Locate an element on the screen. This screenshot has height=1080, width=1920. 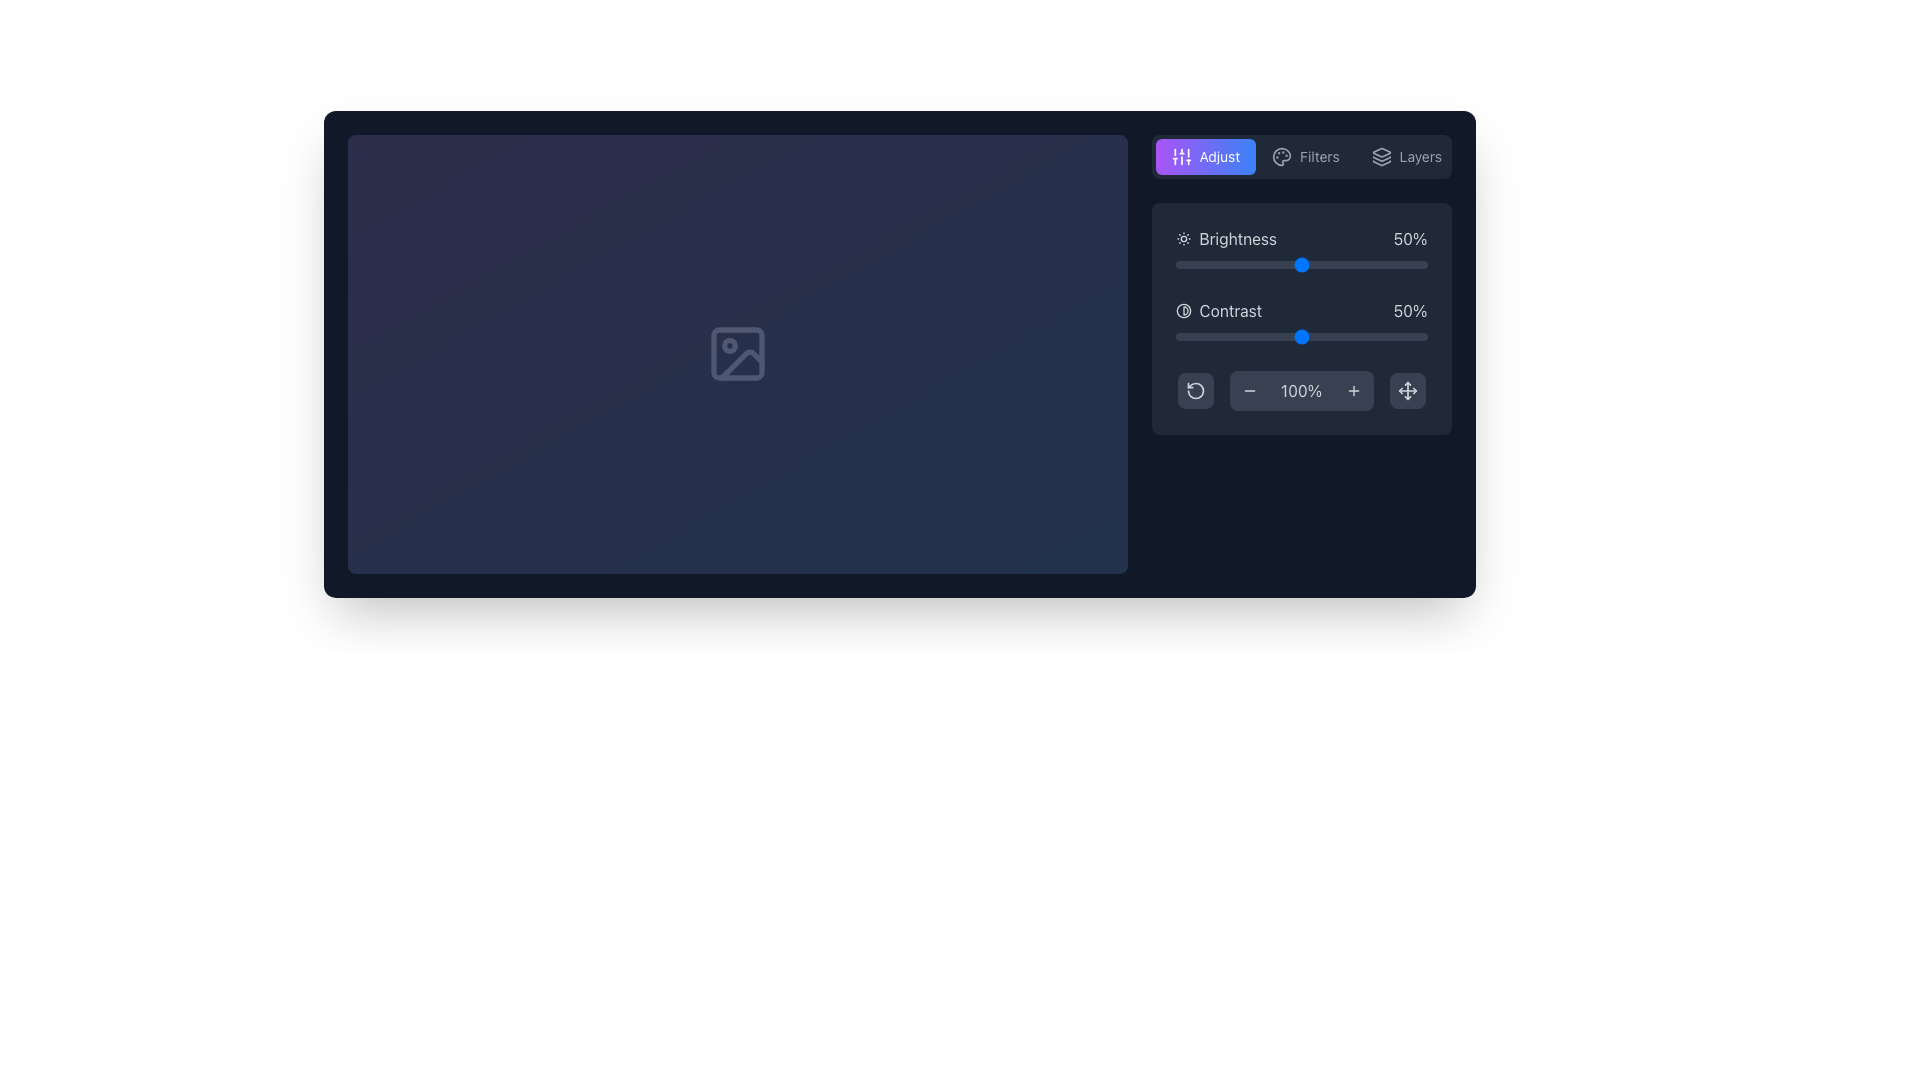
the slider value is located at coordinates (1413, 264).